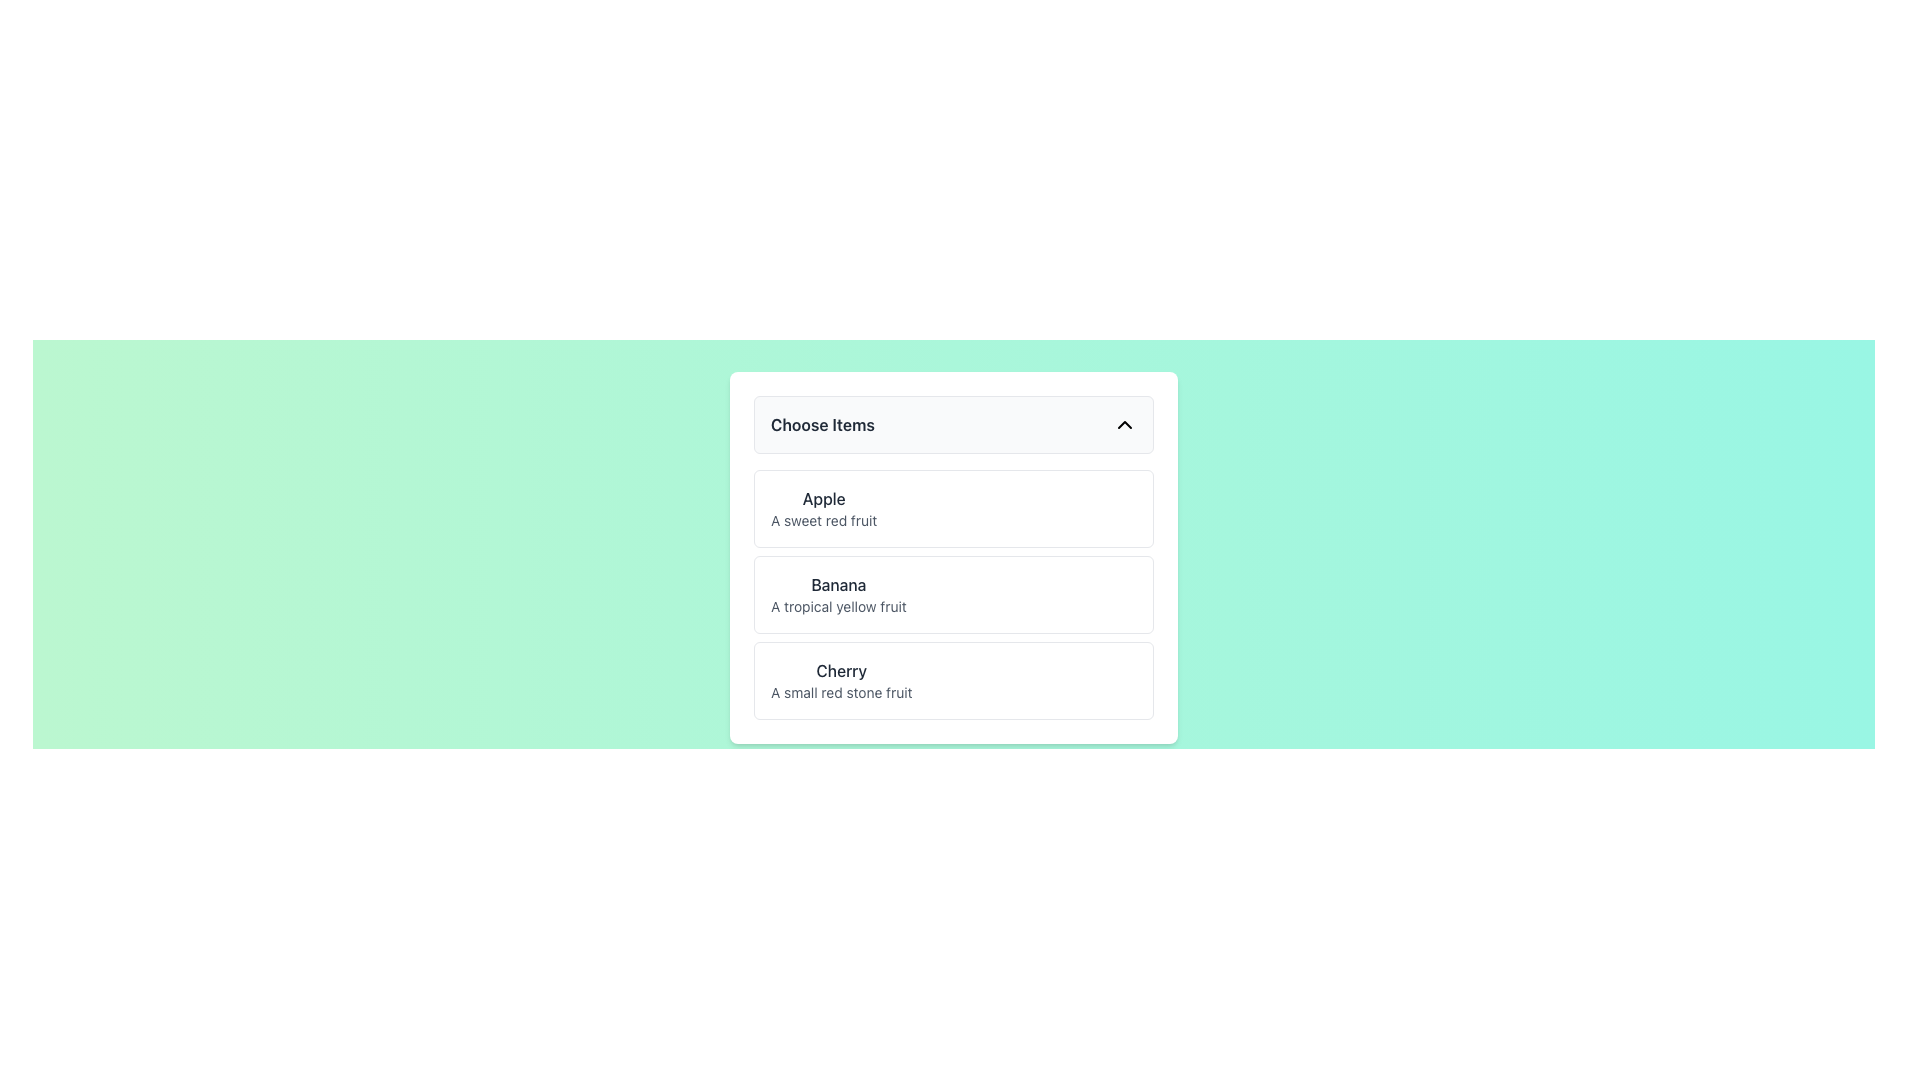  What do you see at coordinates (953, 680) in the screenshot?
I see `the 'Cherry' list item, which is the third entry in a vertically stacked list containing 'Apple' and 'Banana'` at bounding box center [953, 680].